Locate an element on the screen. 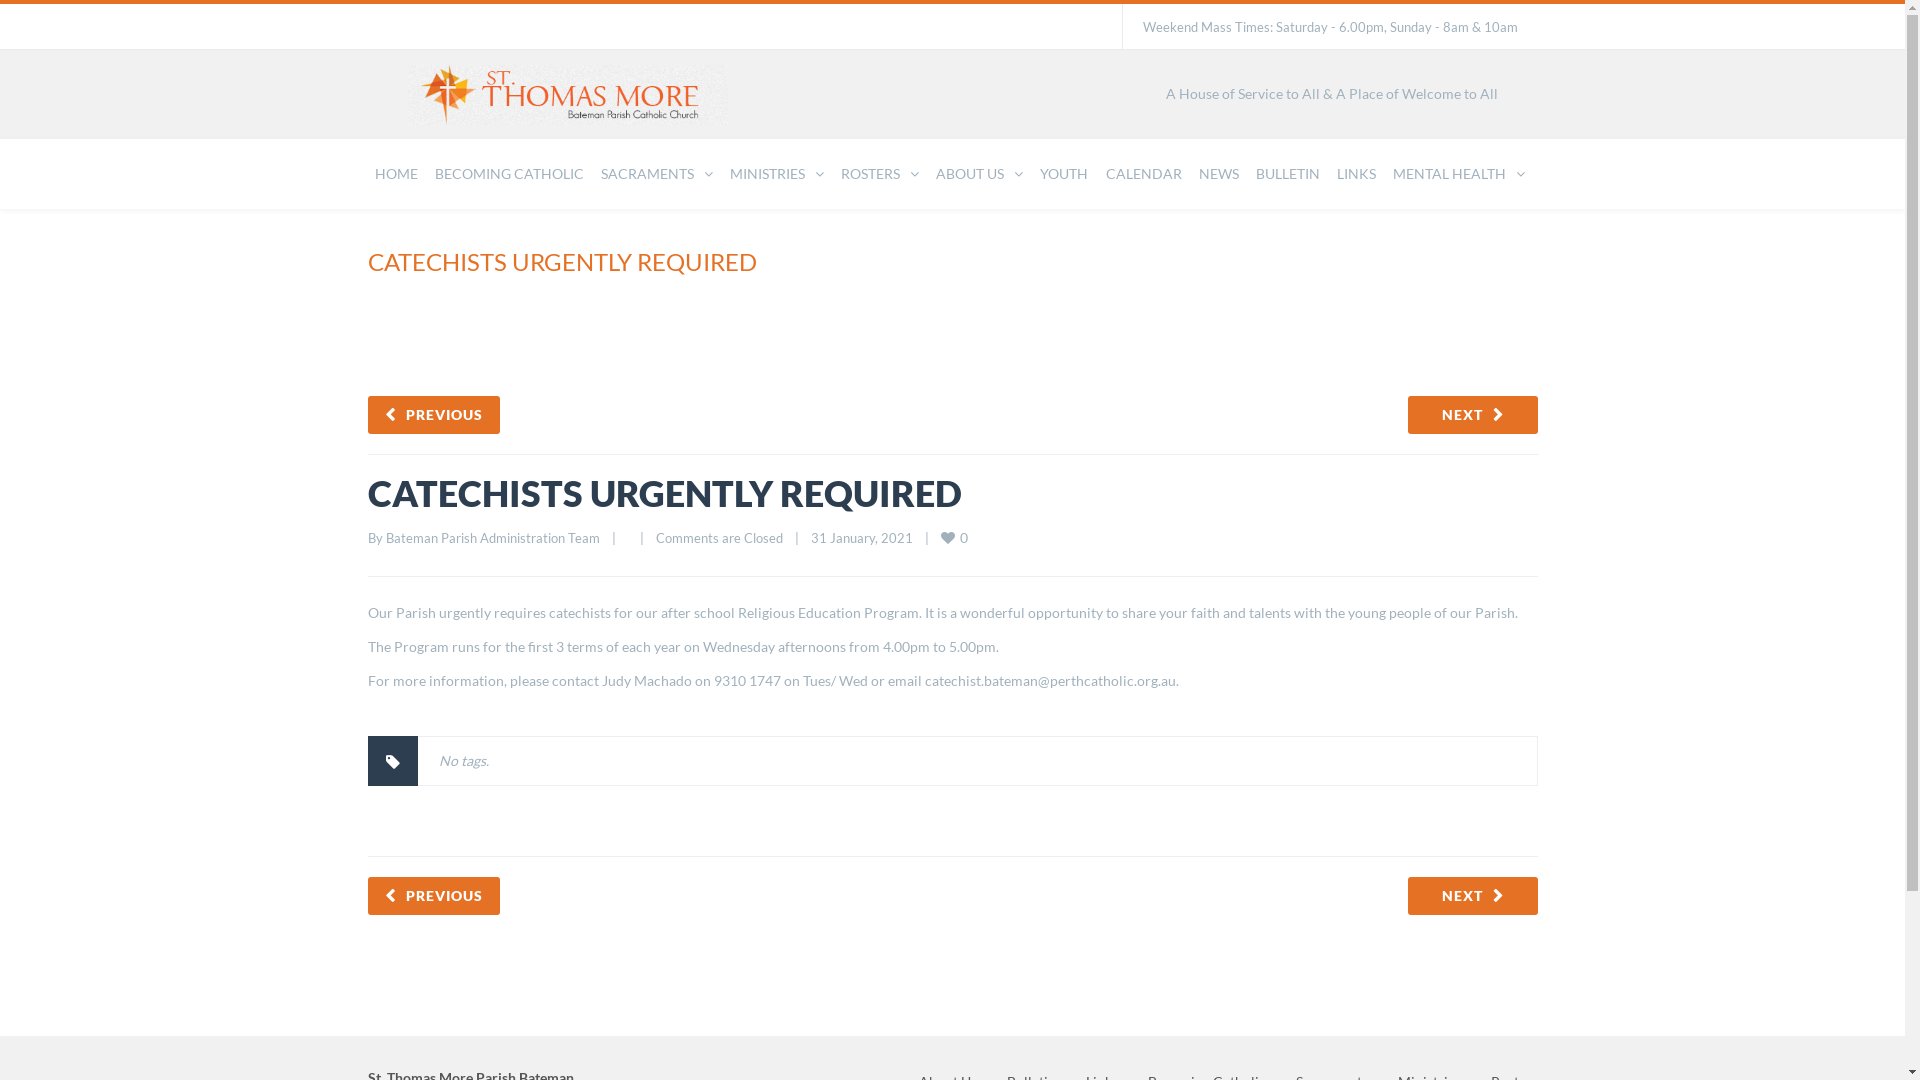 This screenshot has width=1920, height=1080. 'YOUTH' is located at coordinates (1063, 172).